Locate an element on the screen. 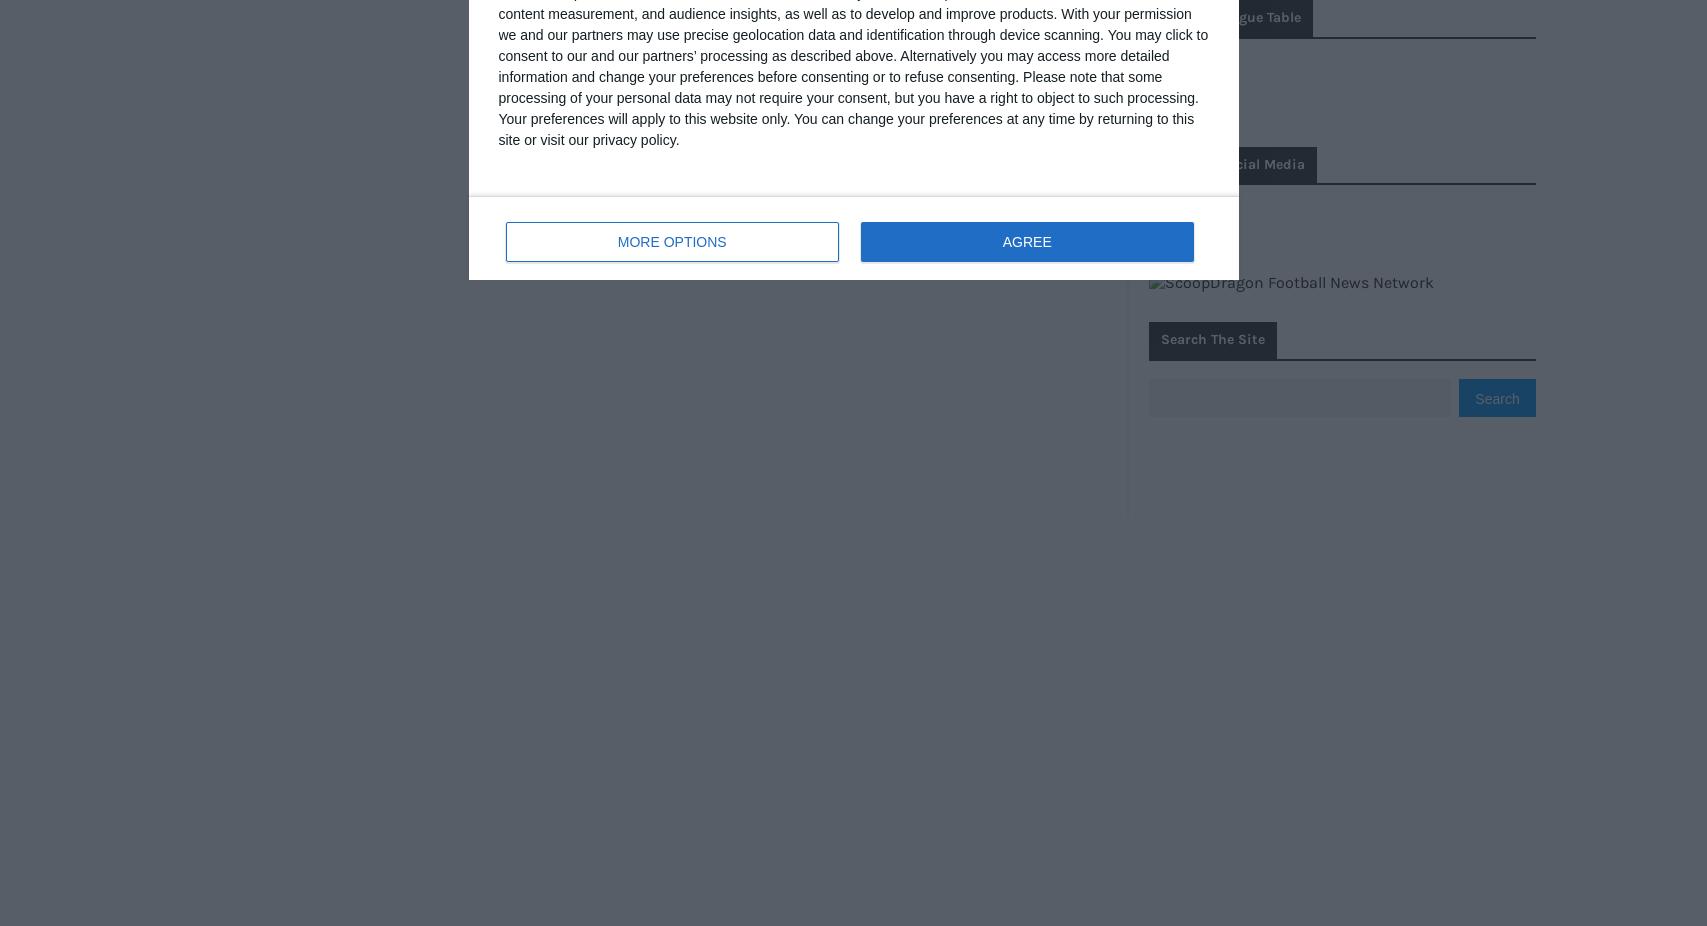 This screenshot has height=926, width=1707. 'May 7th, 2021 by' is located at coordinates (628, 106).